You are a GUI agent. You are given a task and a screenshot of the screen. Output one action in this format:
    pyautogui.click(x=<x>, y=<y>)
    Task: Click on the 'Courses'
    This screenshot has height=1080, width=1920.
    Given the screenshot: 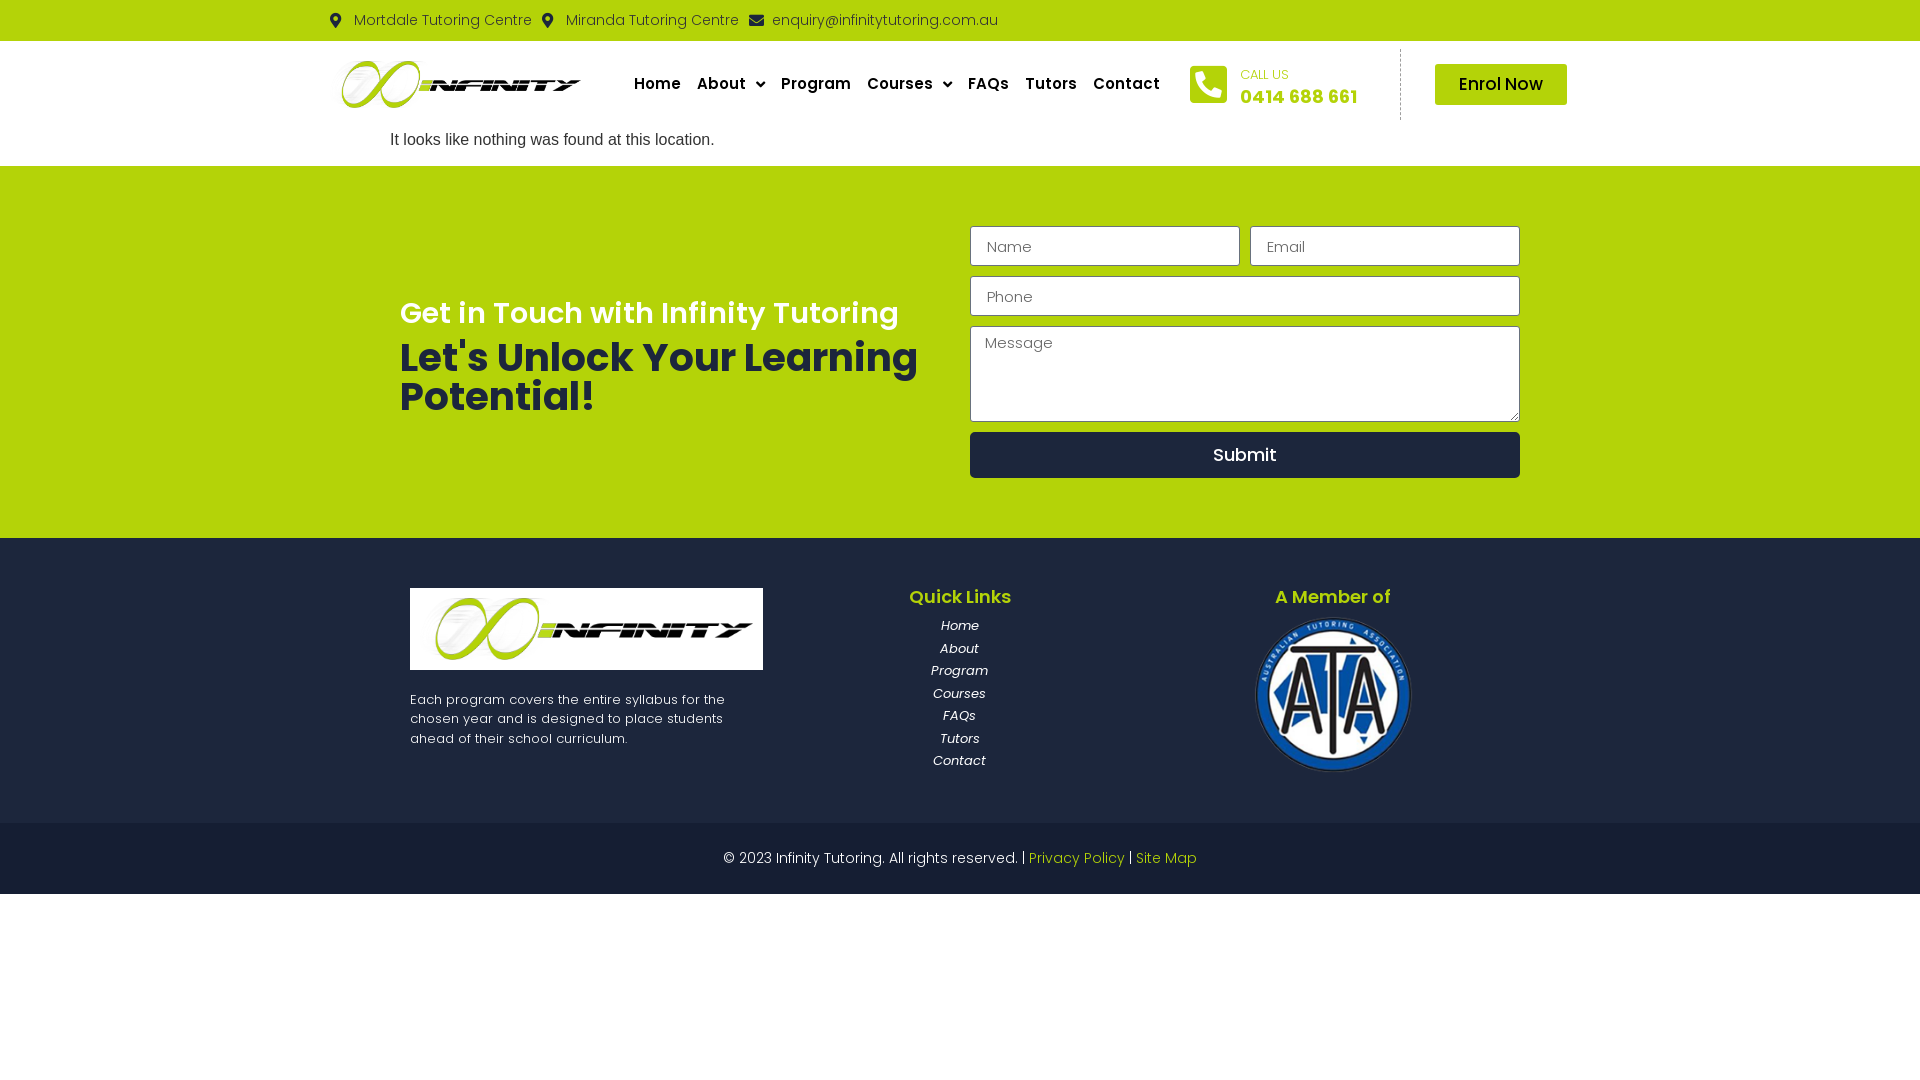 What is the action you would take?
    pyautogui.click(x=859, y=83)
    